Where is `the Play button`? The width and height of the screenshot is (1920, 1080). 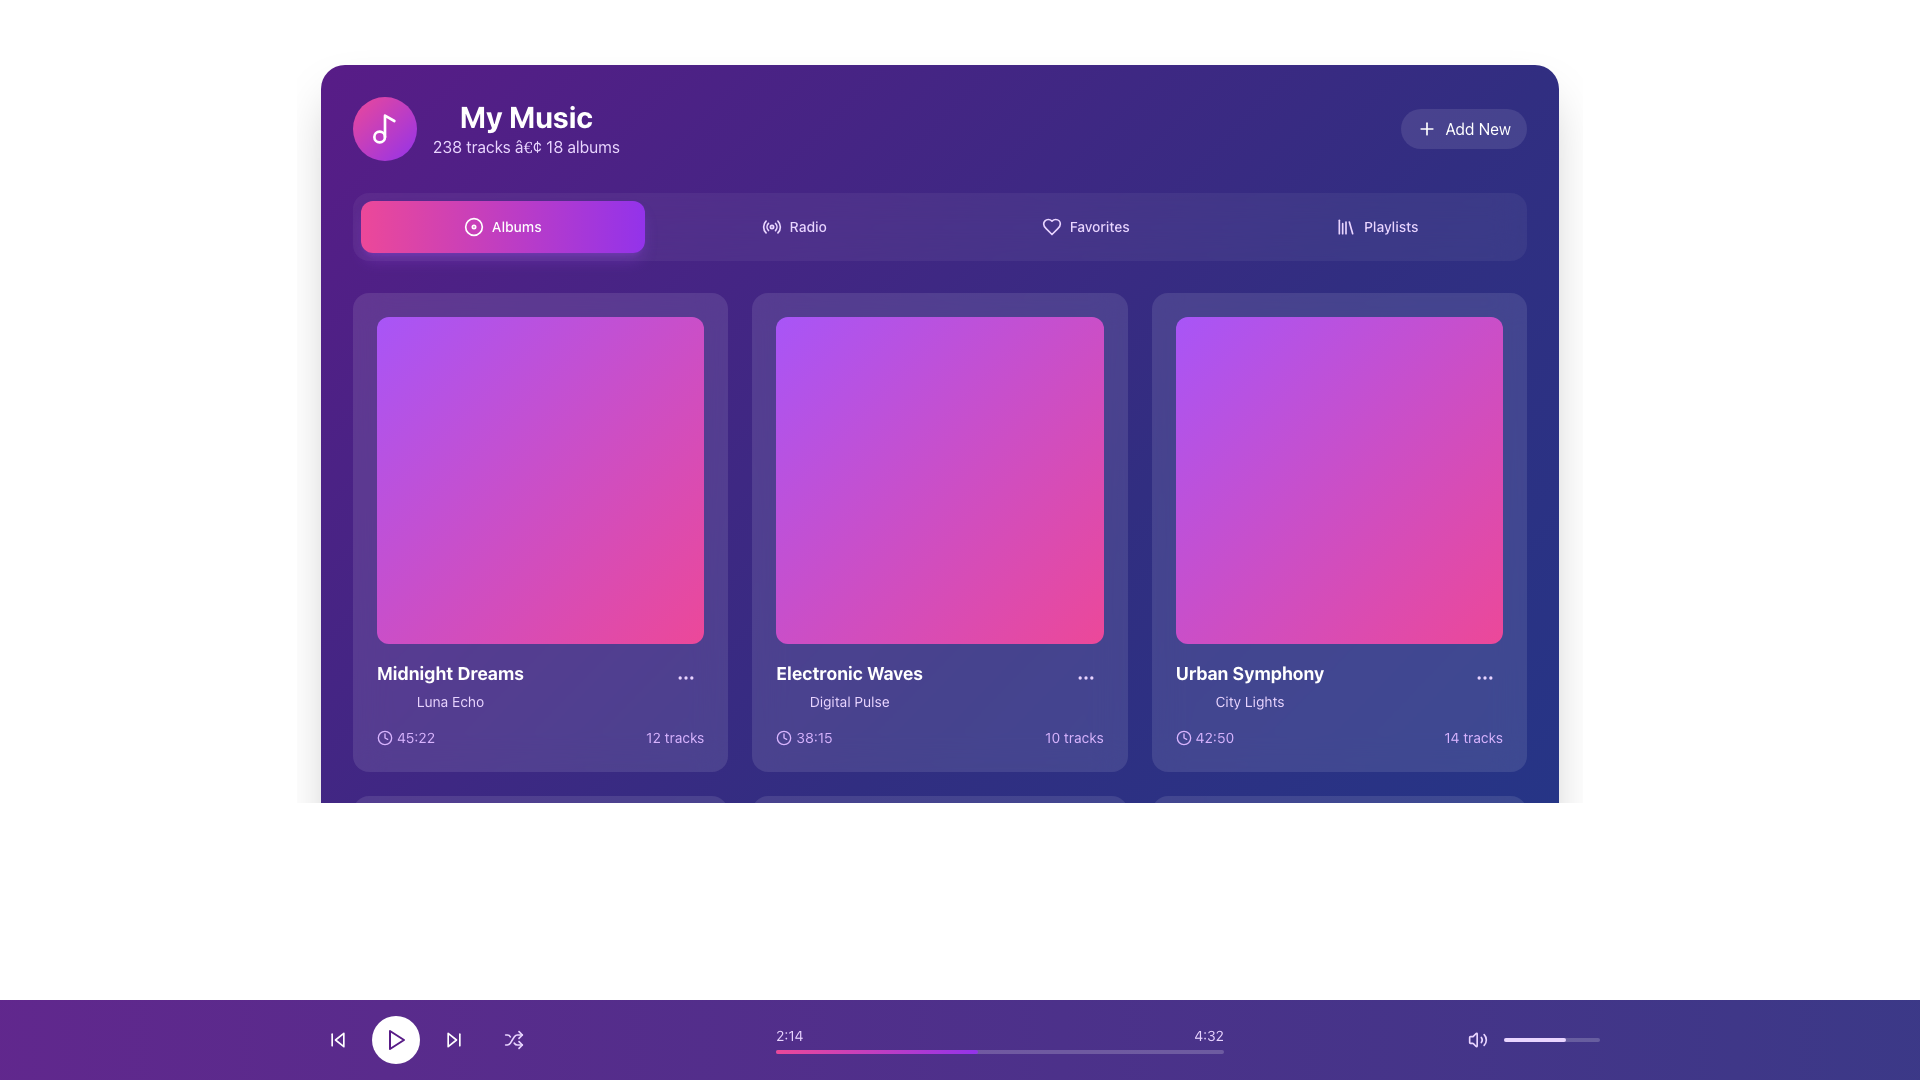 the Play button is located at coordinates (540, 982).